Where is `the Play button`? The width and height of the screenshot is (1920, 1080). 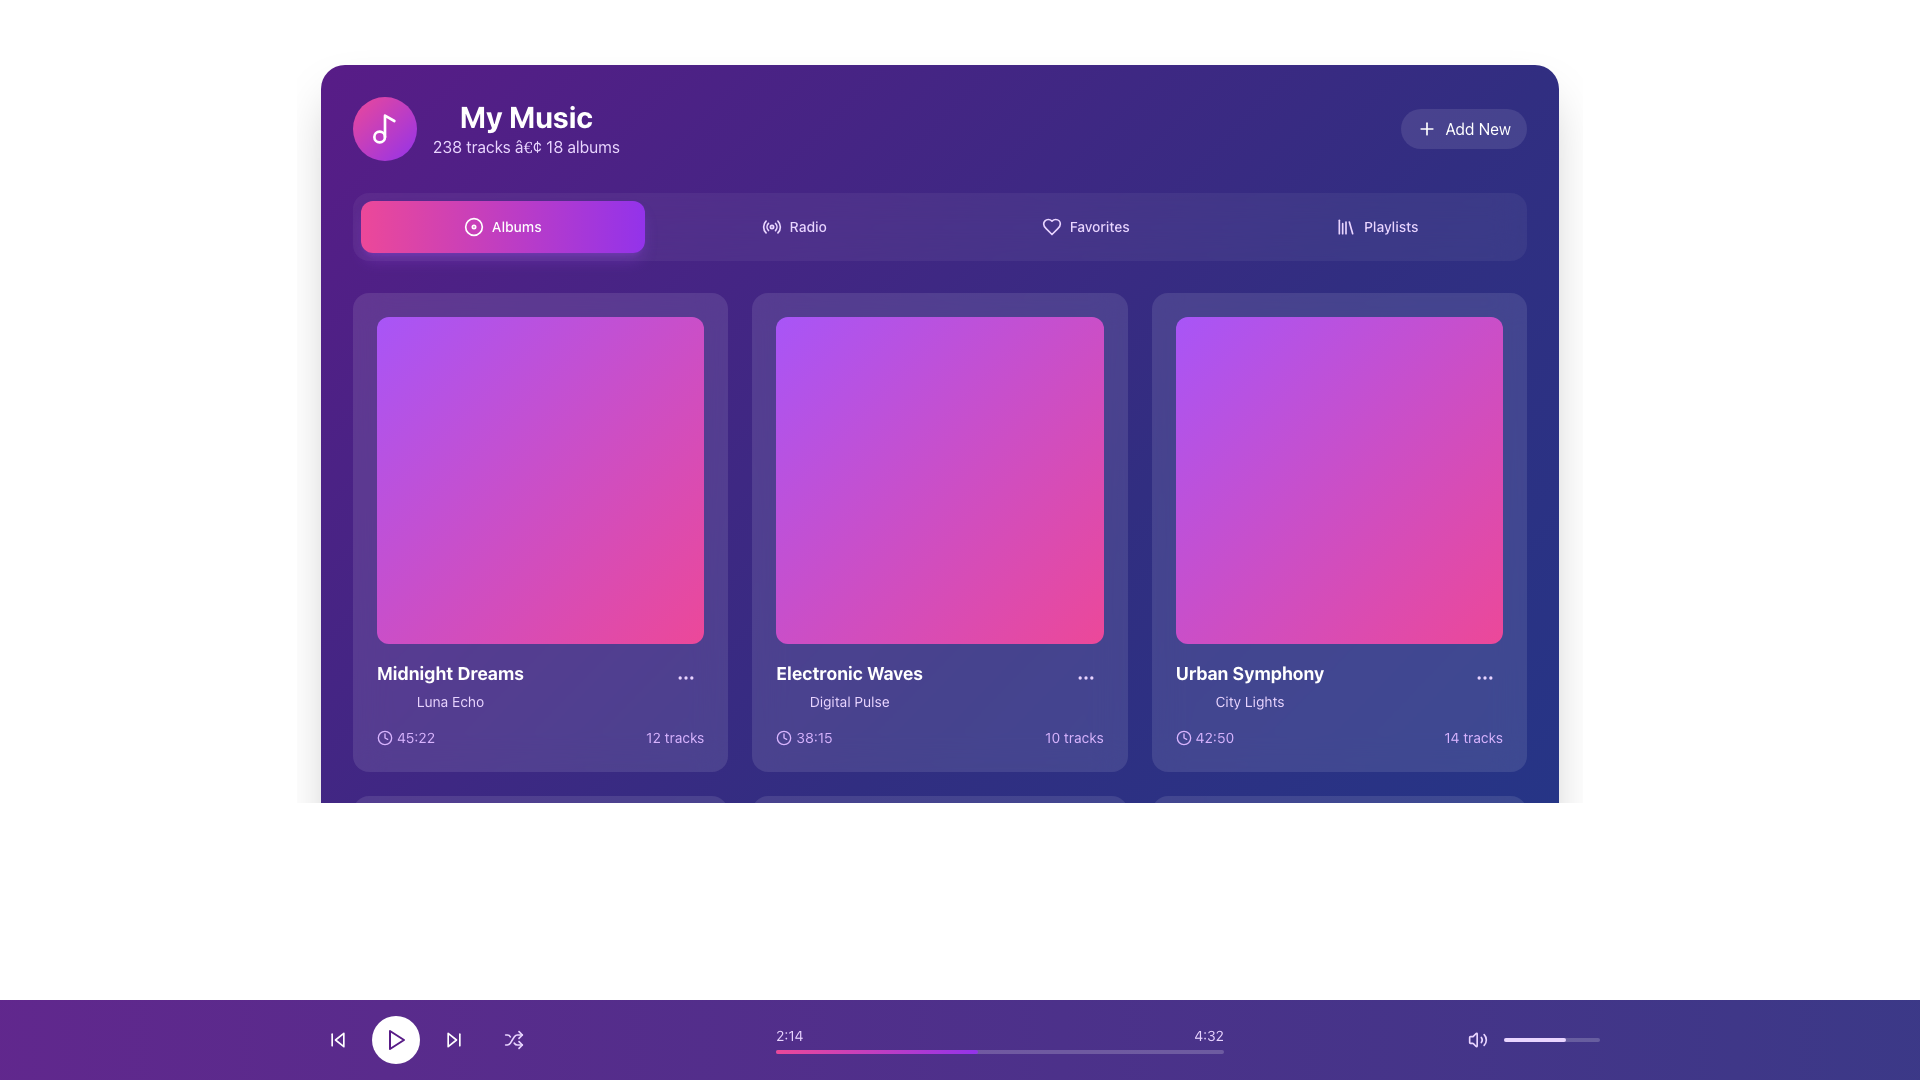 the Play button is located at coordinates (540, 982).